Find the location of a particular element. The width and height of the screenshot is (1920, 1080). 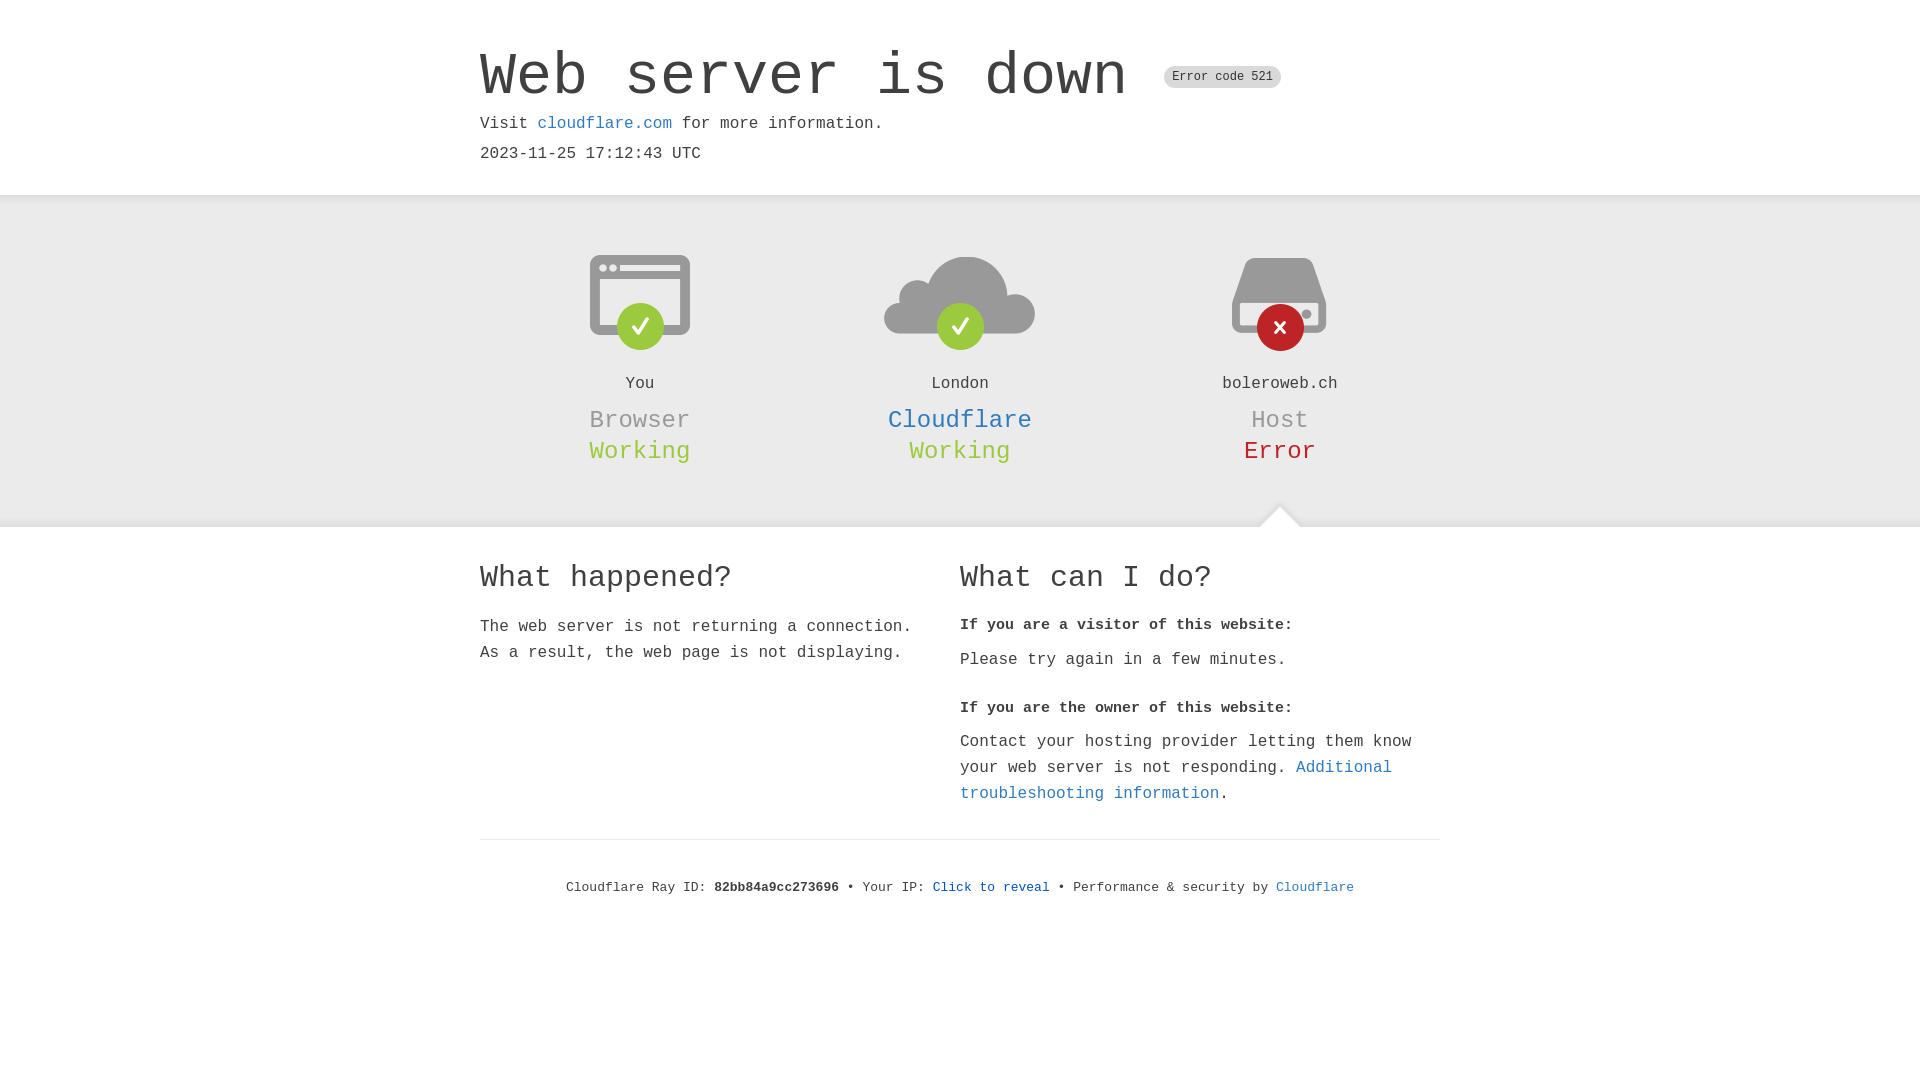

'Additional troubleshooting information' is located at coordinates (1176, 779).